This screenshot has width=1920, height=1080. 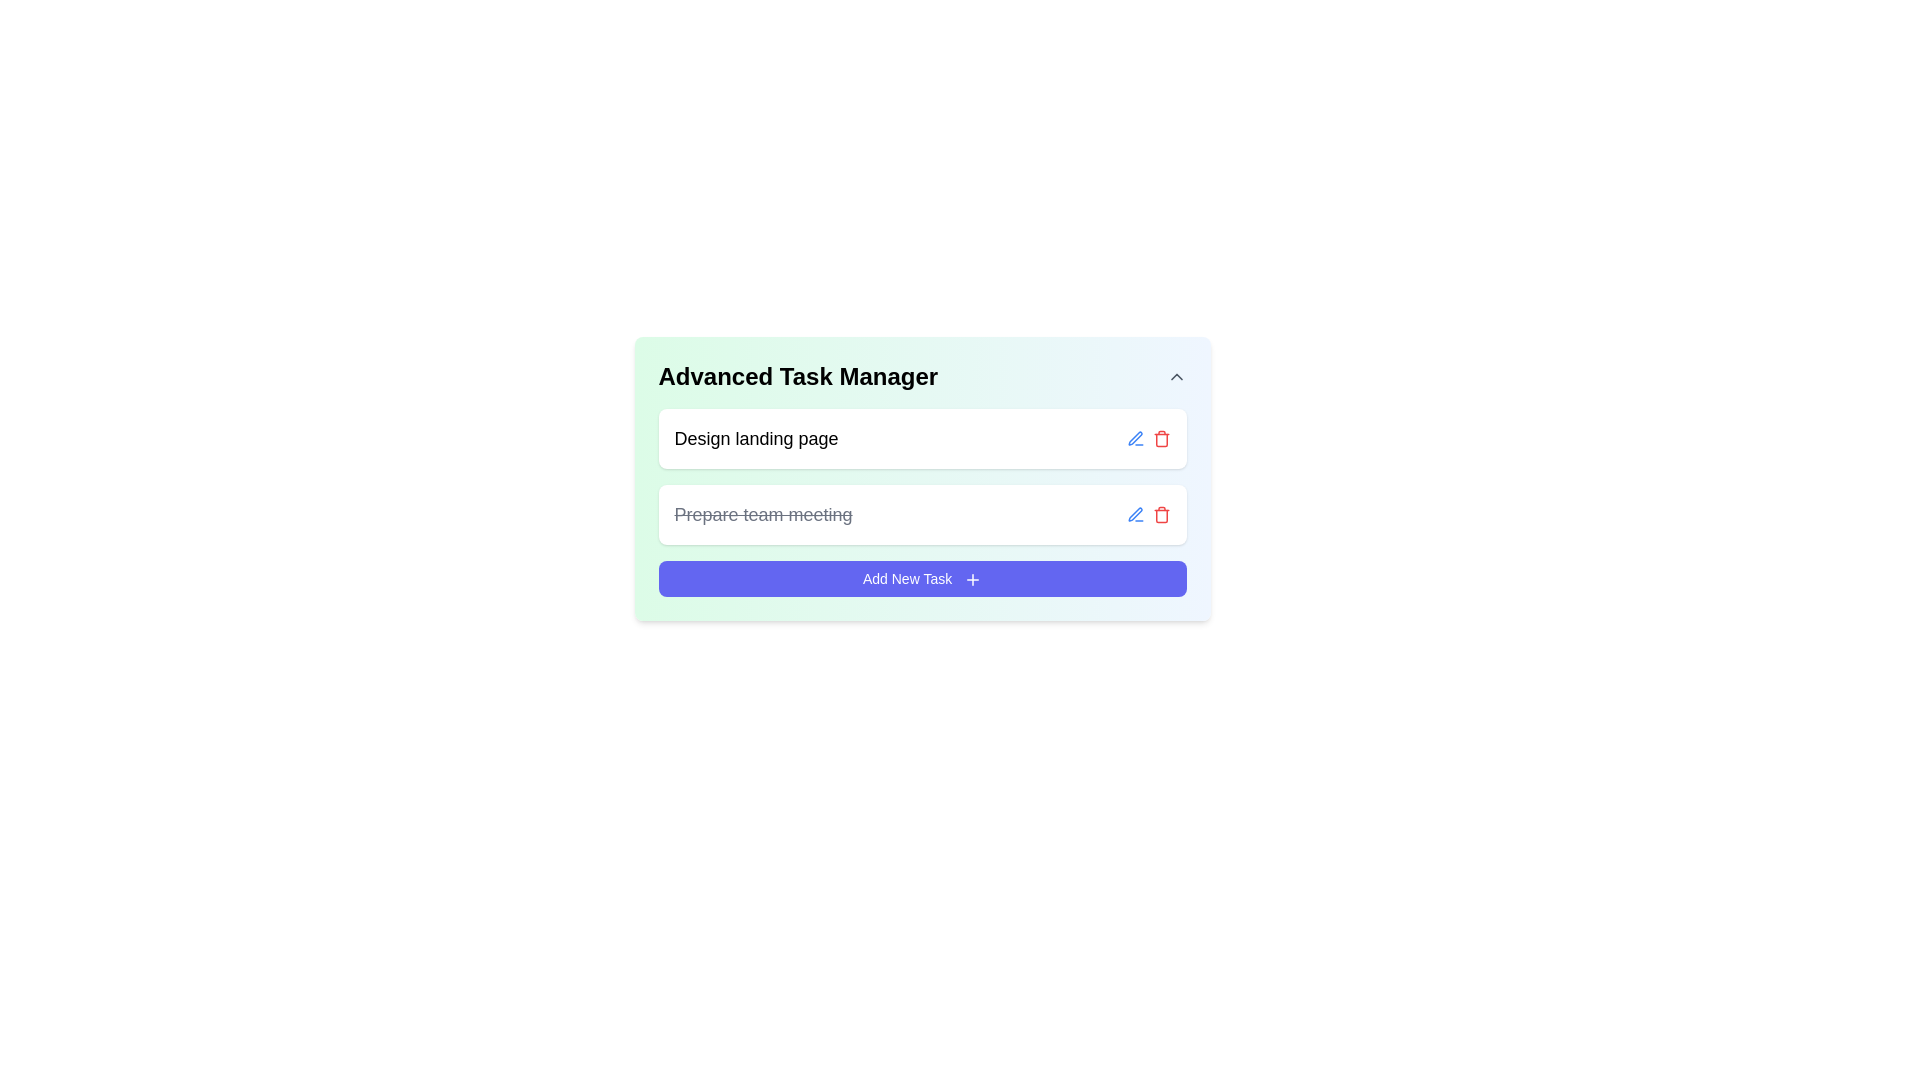 I want to click on the upward-pointing chevron button in the top-right corner of the 'Advanced Task Manager' section, so click(x=1176, y=377).